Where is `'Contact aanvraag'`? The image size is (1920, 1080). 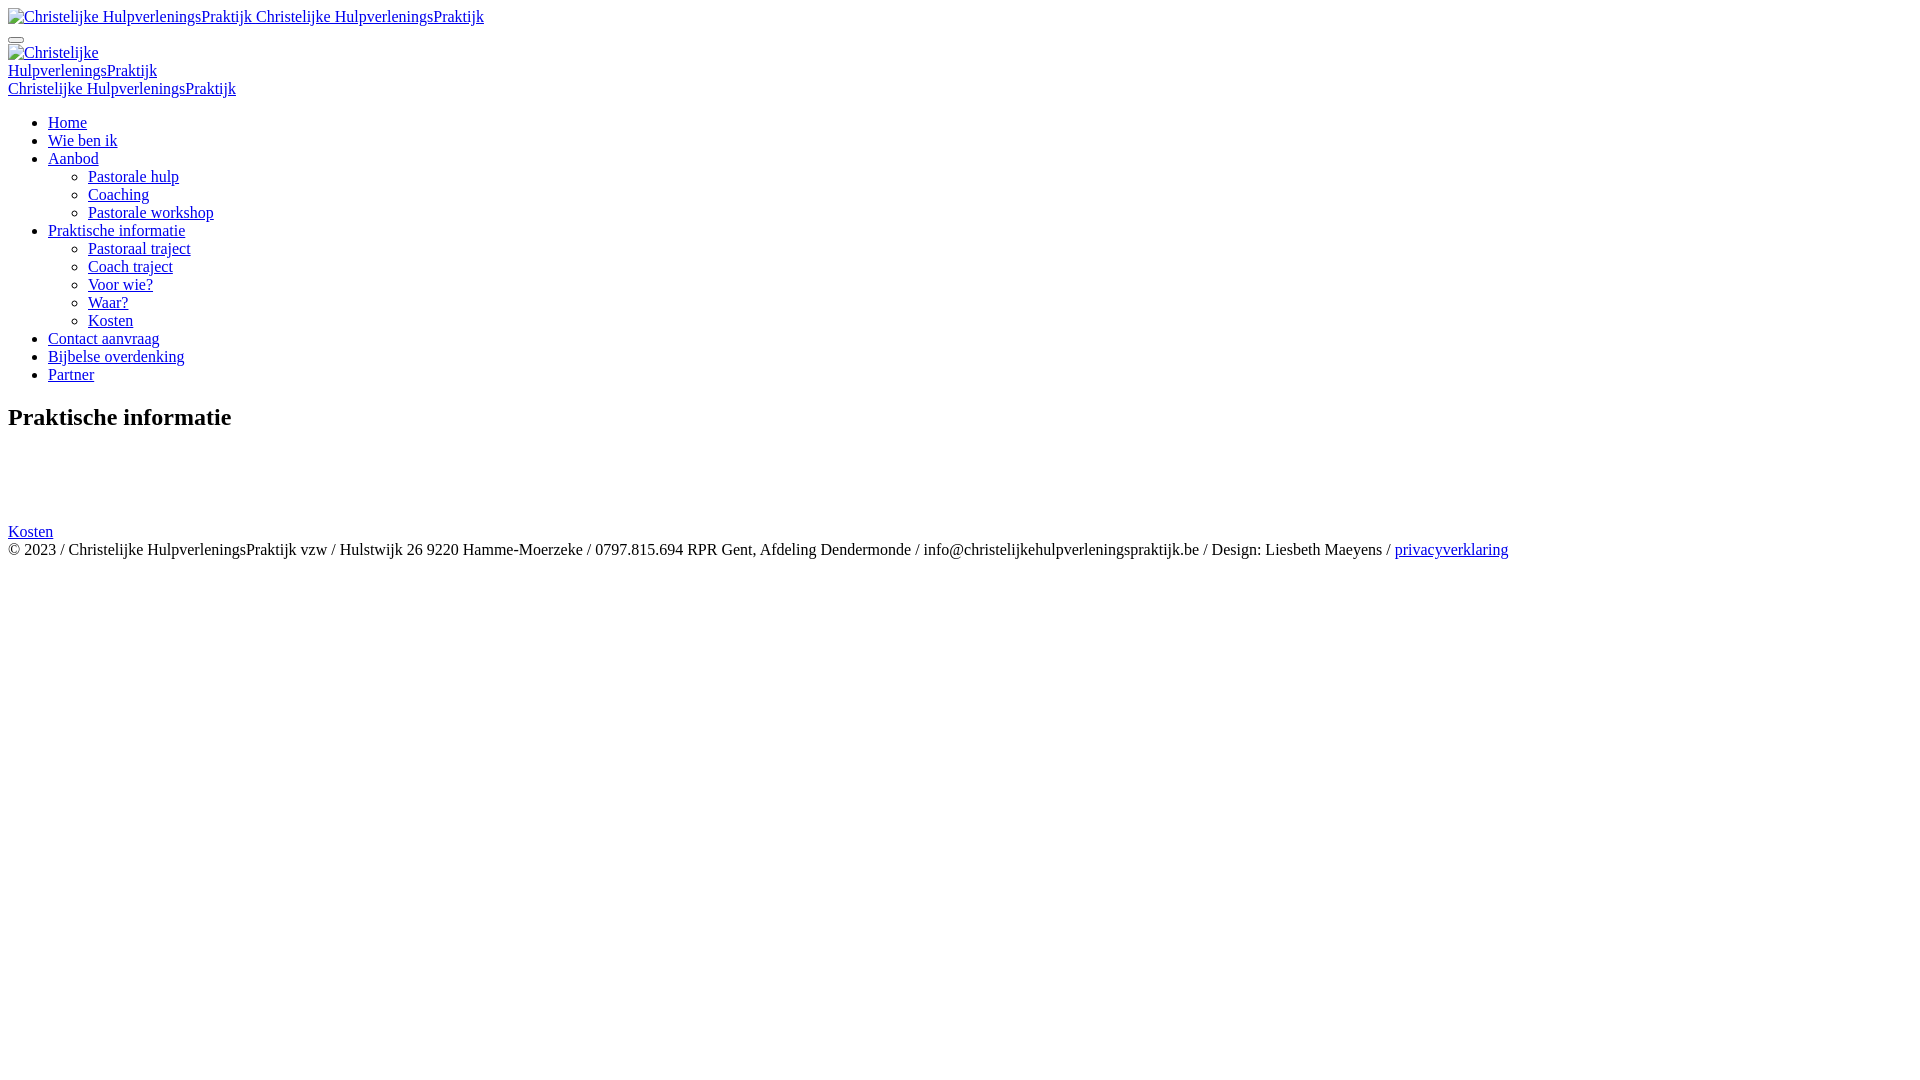 'Contact aanvraag' is located at coordinates (48, 337).